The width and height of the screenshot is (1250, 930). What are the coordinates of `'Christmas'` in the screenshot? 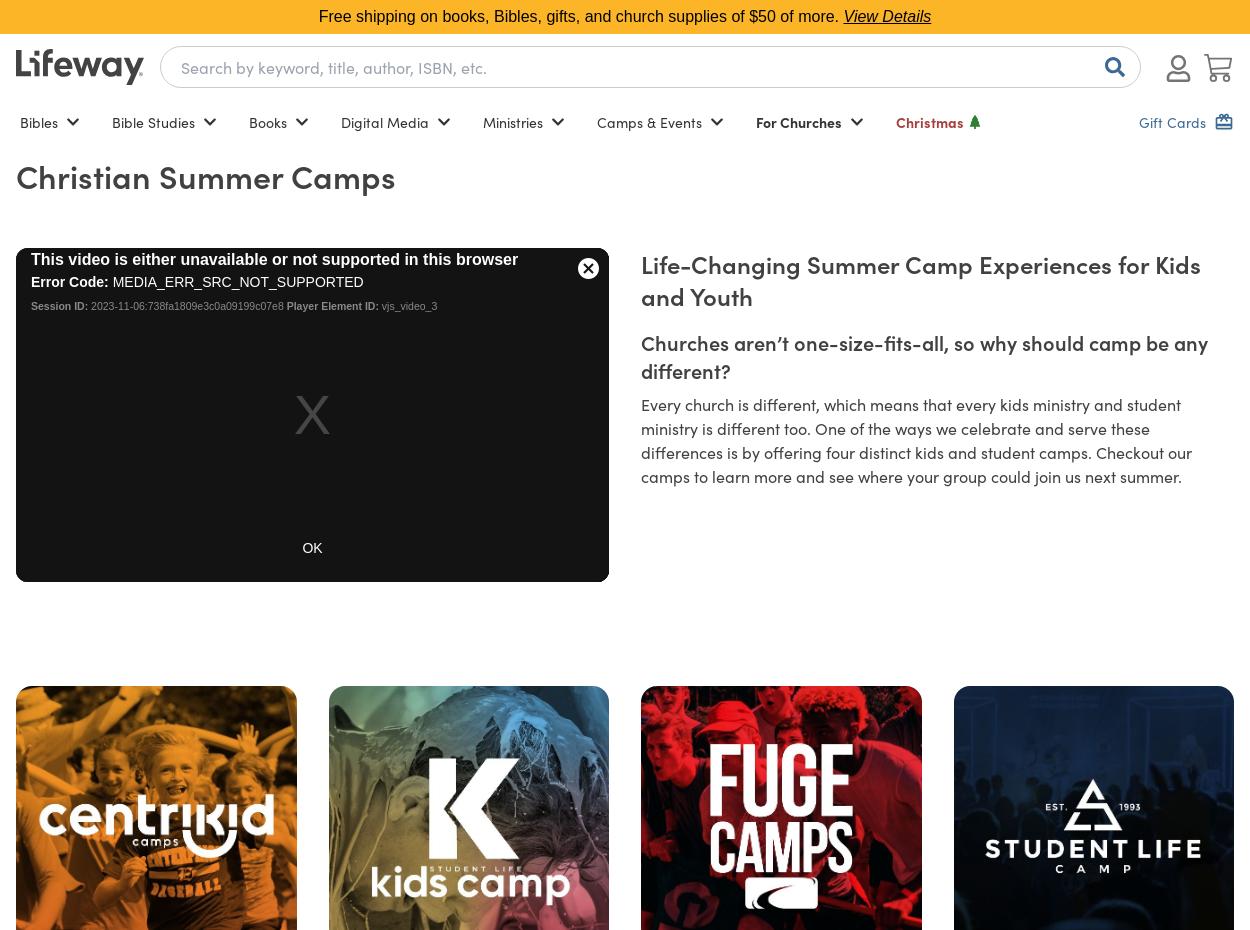 It's located at (930, 122).